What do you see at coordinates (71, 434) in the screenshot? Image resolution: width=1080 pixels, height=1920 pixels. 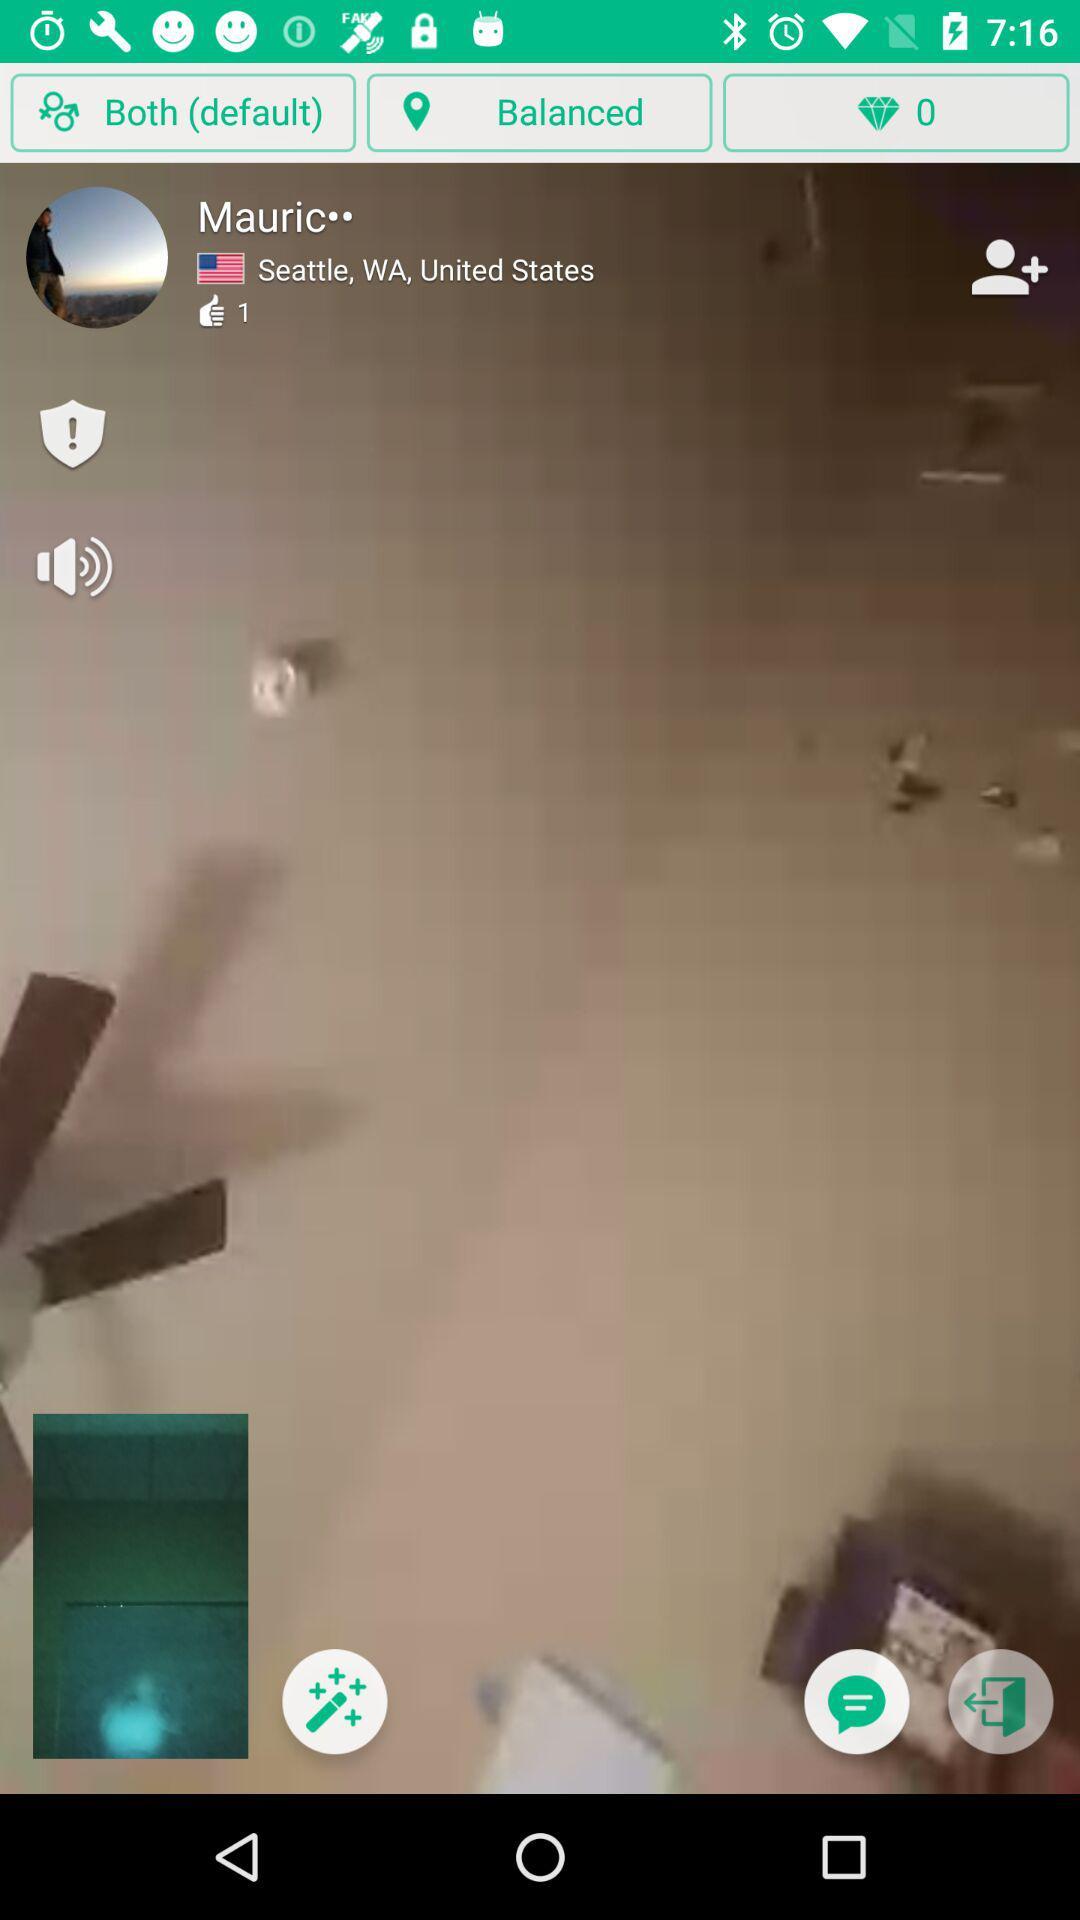 I see `the warning icon` at bounding box center [71, 434].